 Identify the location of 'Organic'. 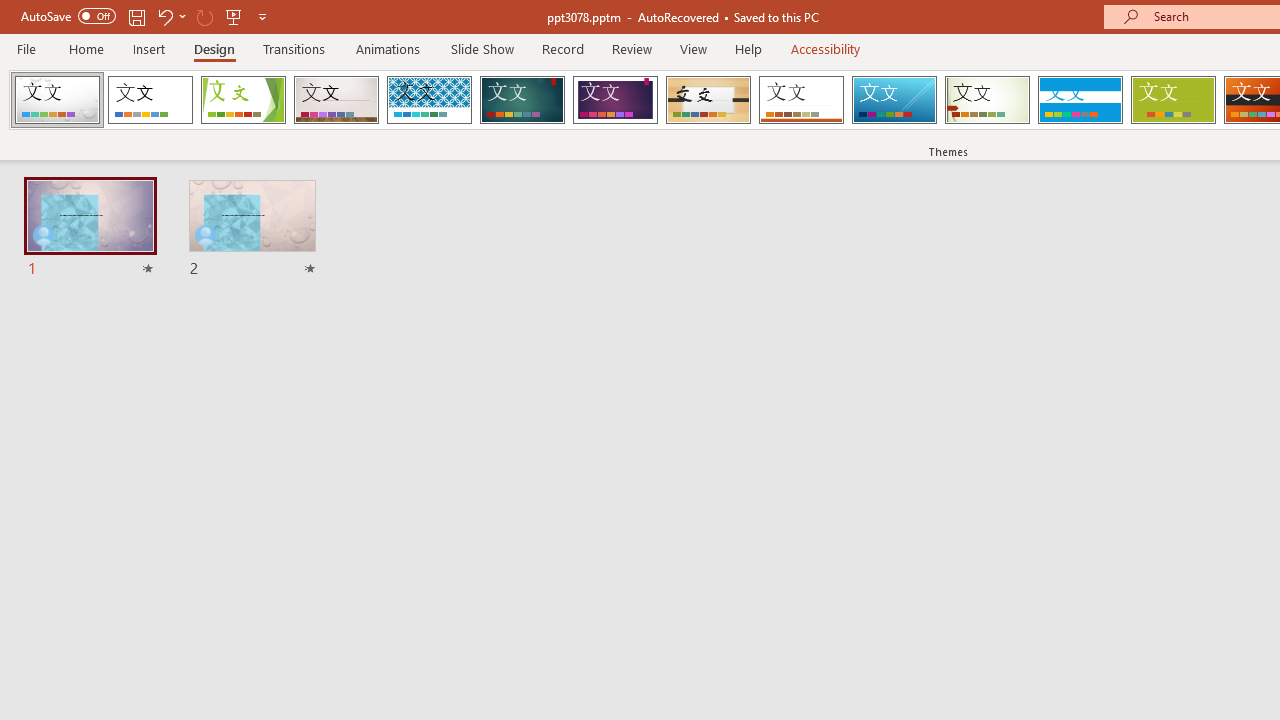
(708, 100).